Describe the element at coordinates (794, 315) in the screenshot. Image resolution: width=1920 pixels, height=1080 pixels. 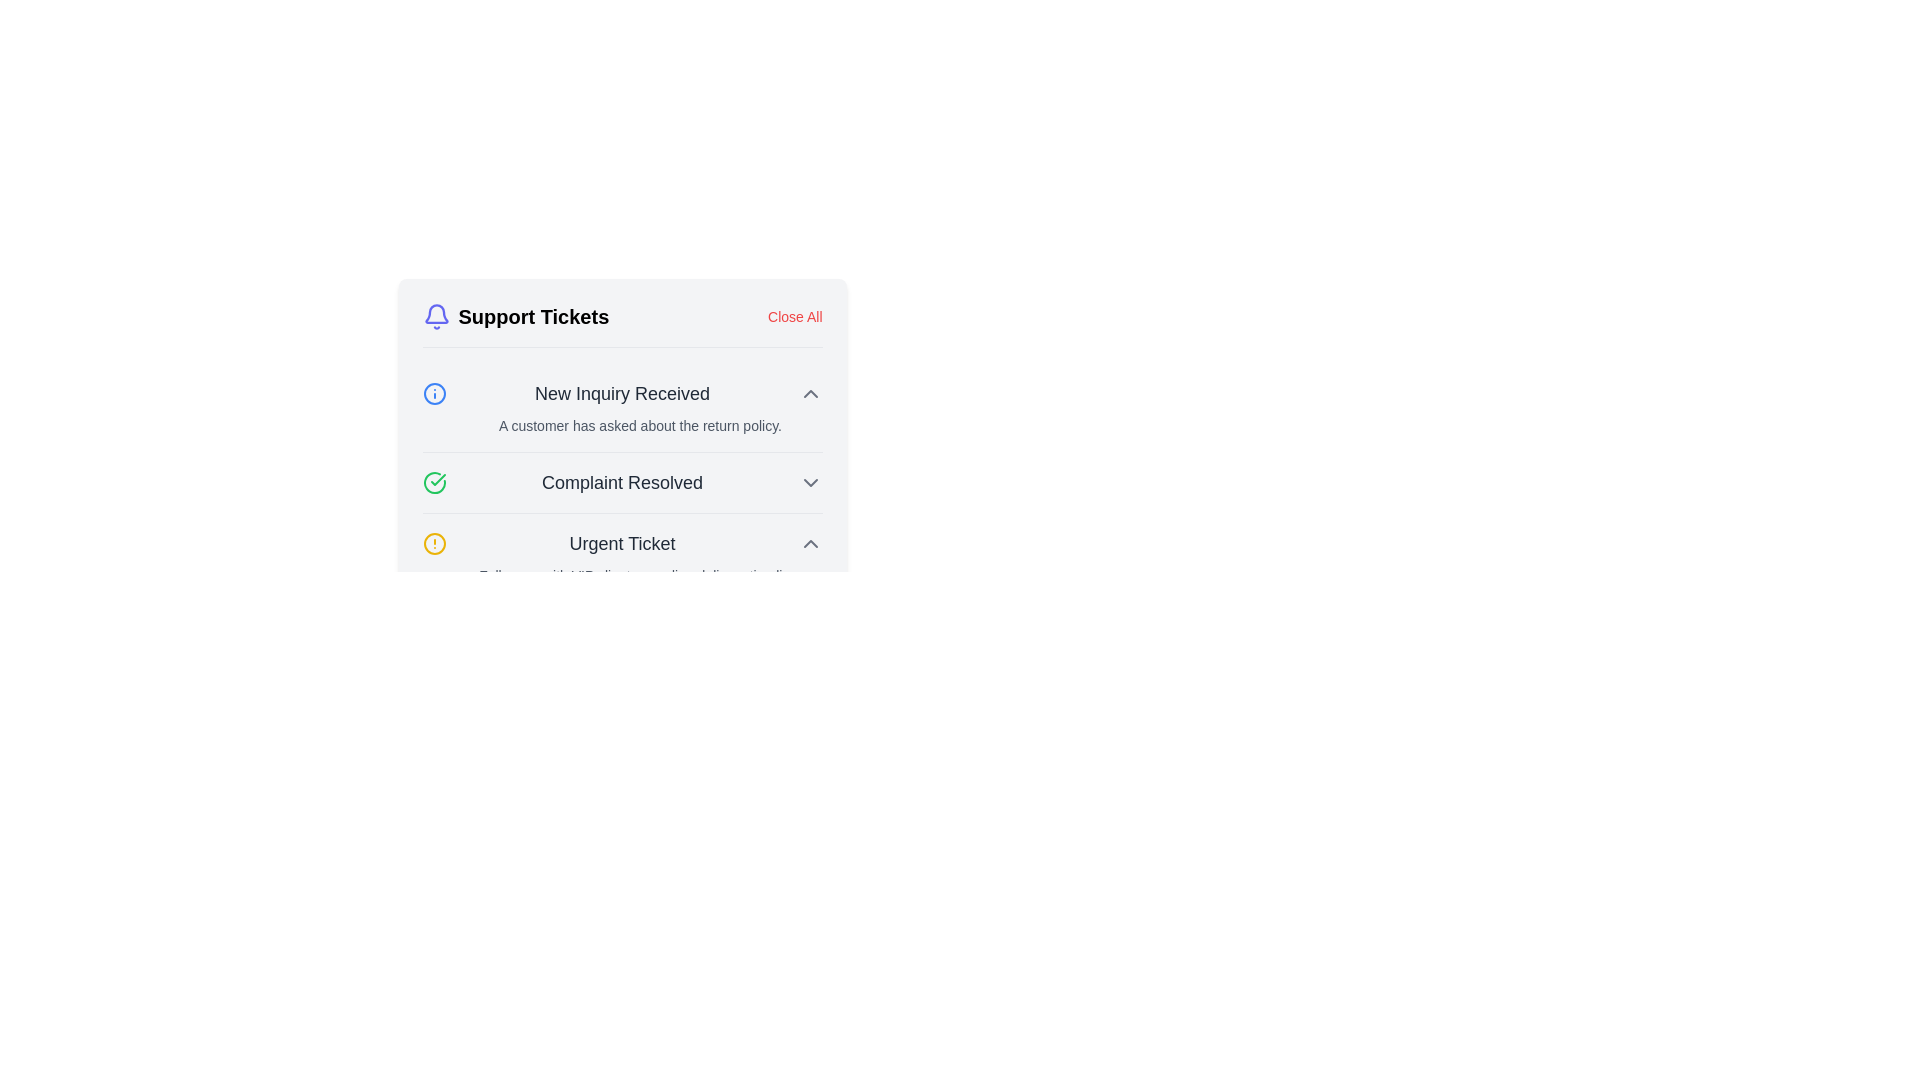
I see `the interactive text link in the top-right corner of the 'Support Tickets' header to underline it` at that location.